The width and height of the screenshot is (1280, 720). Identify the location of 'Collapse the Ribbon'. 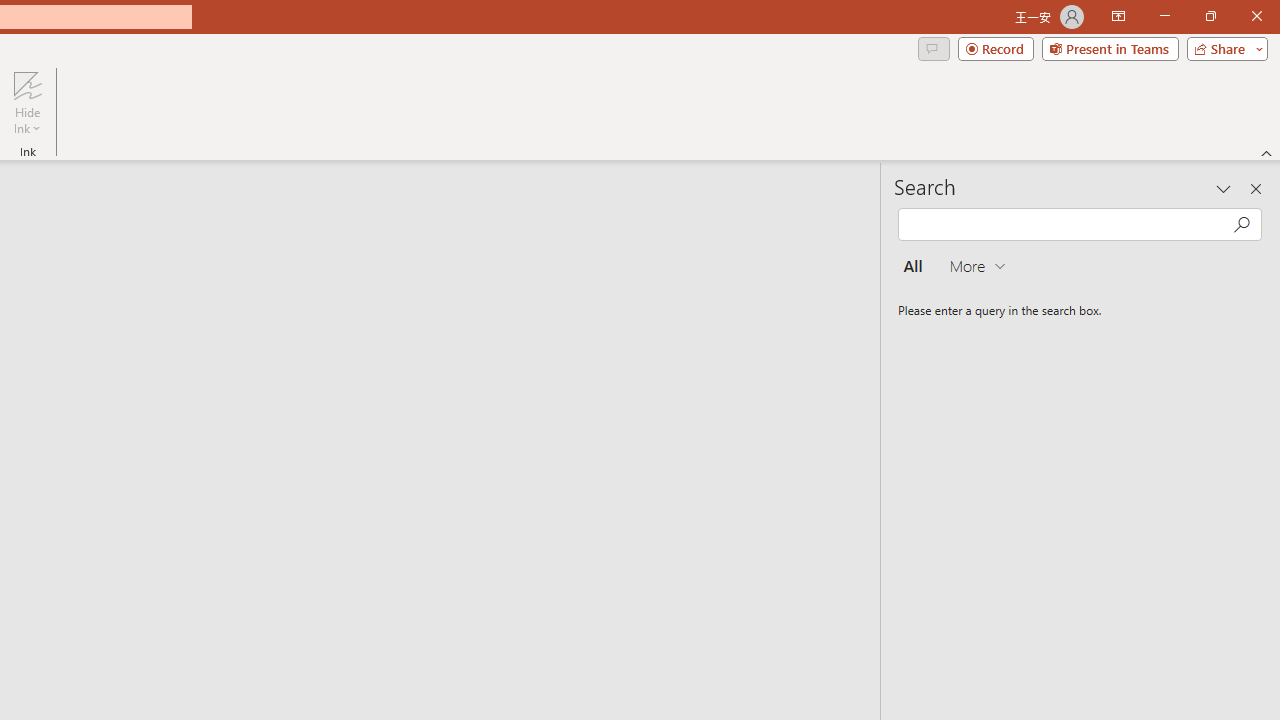
(1266, 152).